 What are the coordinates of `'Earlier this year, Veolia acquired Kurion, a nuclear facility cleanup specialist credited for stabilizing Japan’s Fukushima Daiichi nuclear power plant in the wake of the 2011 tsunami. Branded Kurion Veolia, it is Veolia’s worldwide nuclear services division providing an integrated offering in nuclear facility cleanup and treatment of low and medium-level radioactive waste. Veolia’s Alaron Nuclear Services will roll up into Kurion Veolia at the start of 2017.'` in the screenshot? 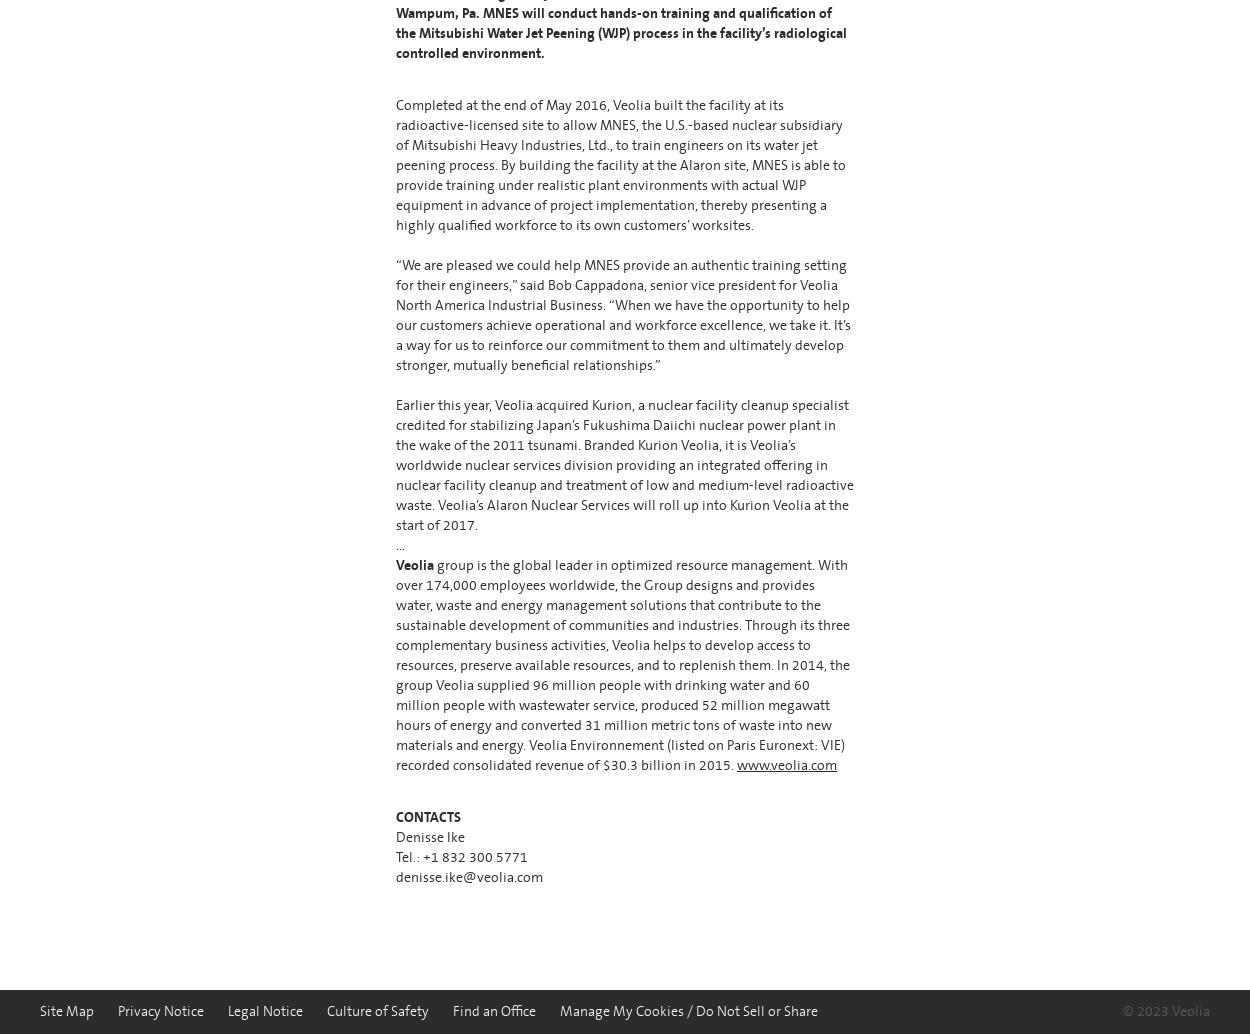 It's located at (625, 464).